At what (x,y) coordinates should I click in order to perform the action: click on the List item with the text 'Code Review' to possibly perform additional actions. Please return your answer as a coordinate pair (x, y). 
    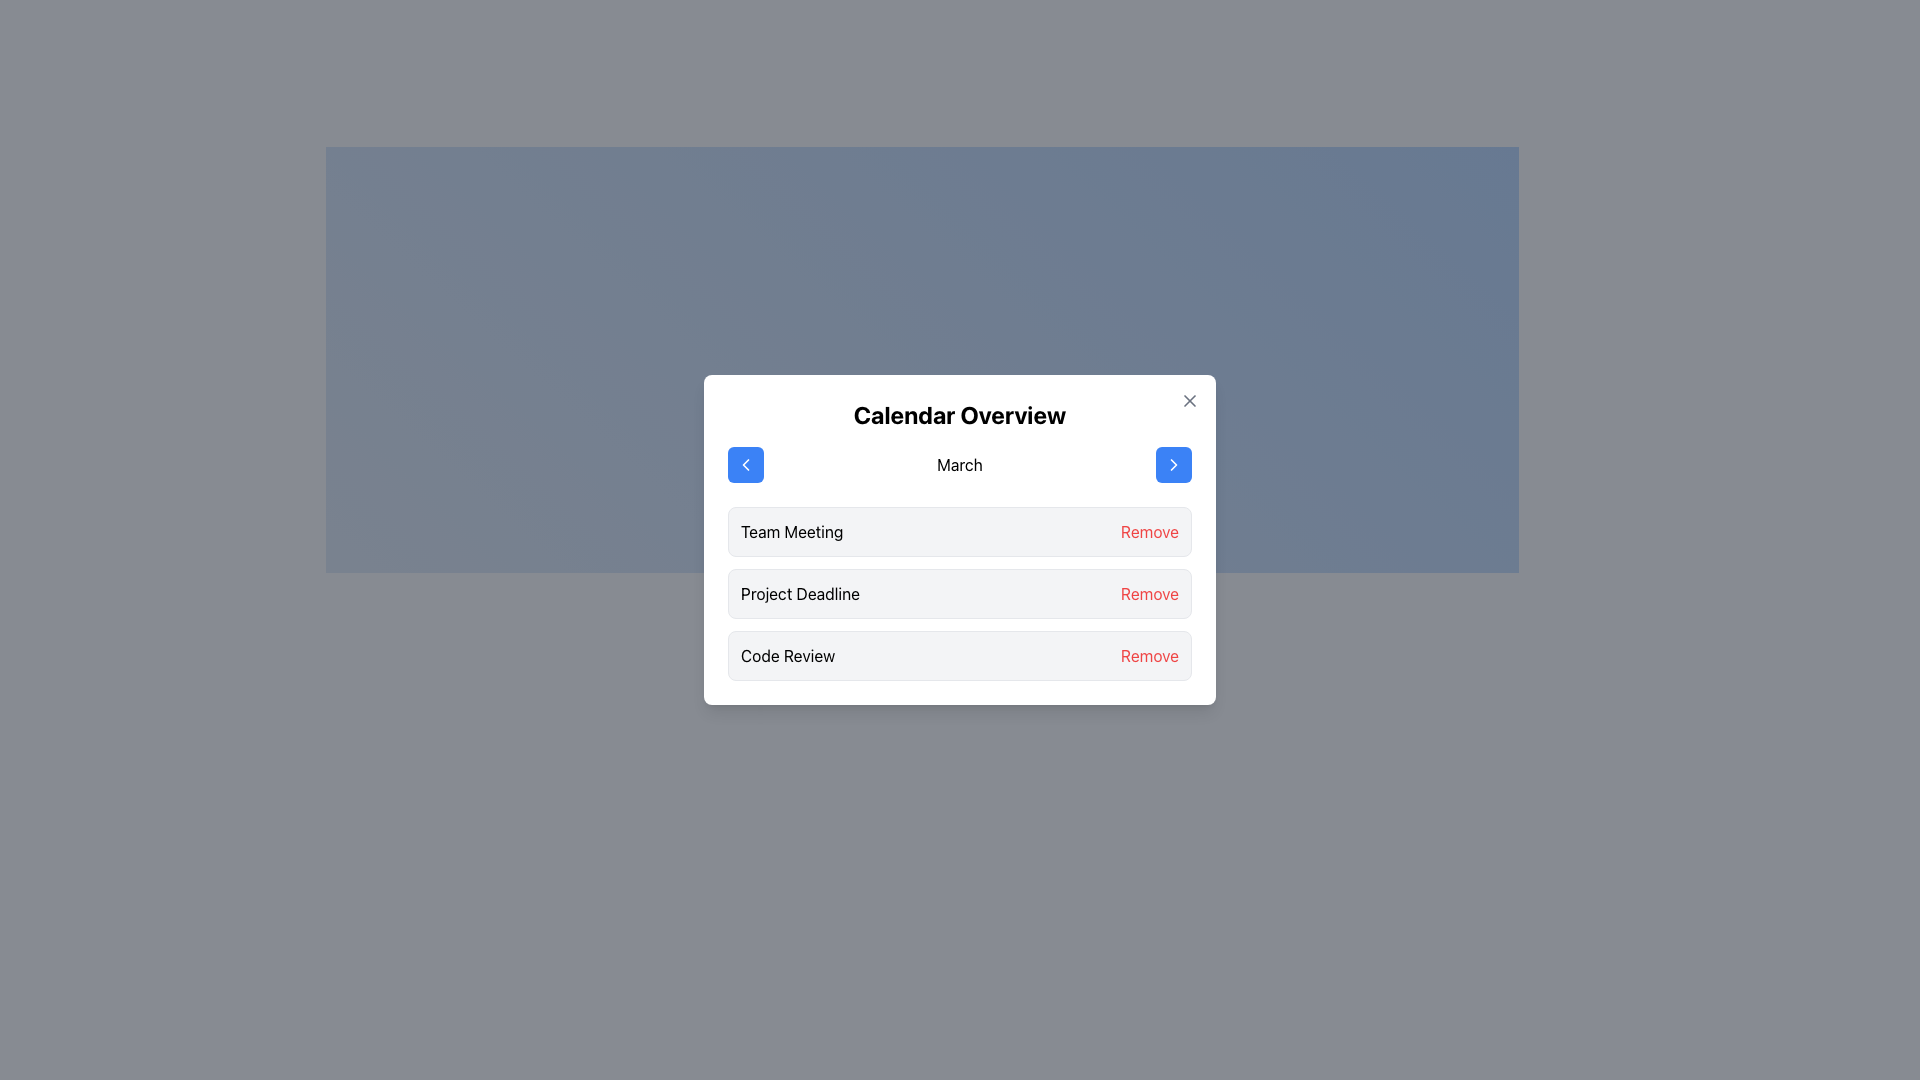
    Looking at the image, I should click on (960, 655).